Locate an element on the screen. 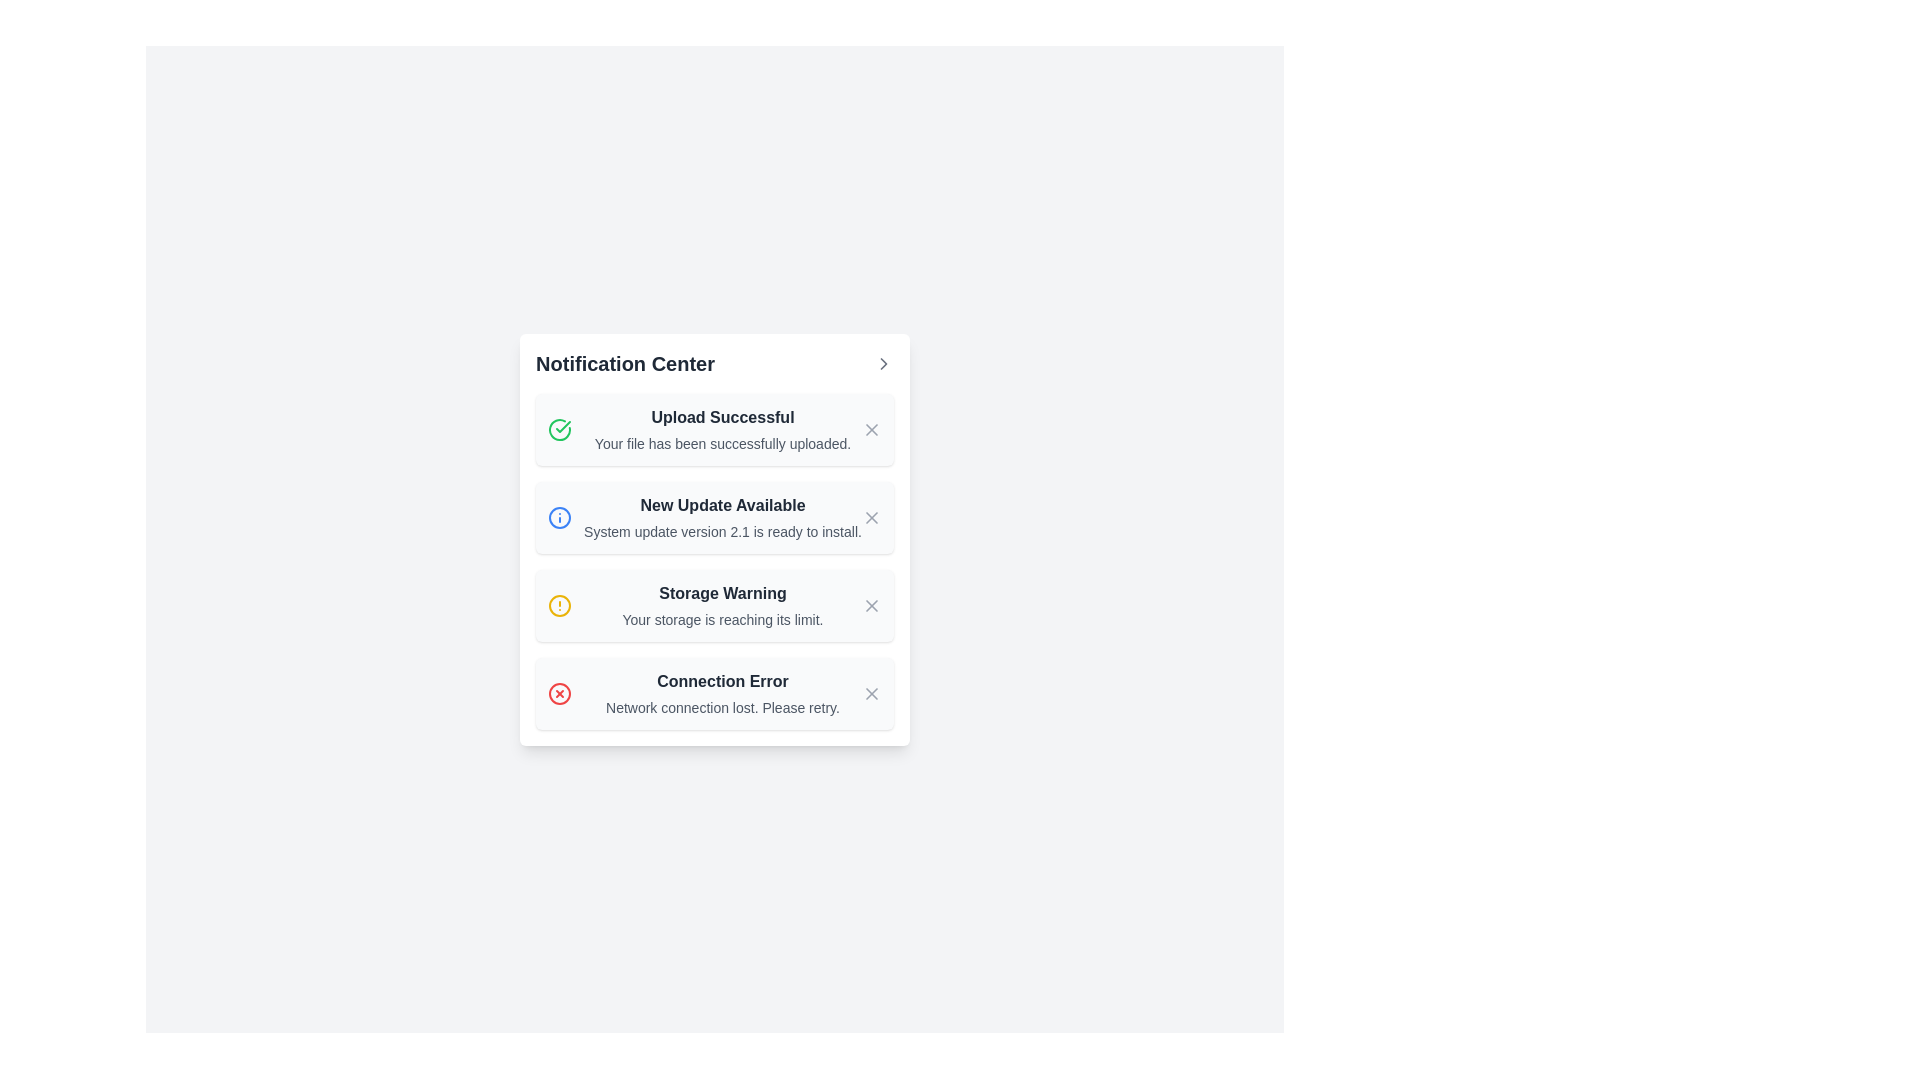 The height and width of the screenshot is (1080, 1920). the text label that reads 'System update version 2.1 is ready to install.' located below the bold headline 'New Update Available' in the second notification block under 'Notification Center' is located at coordinates (722, 530).